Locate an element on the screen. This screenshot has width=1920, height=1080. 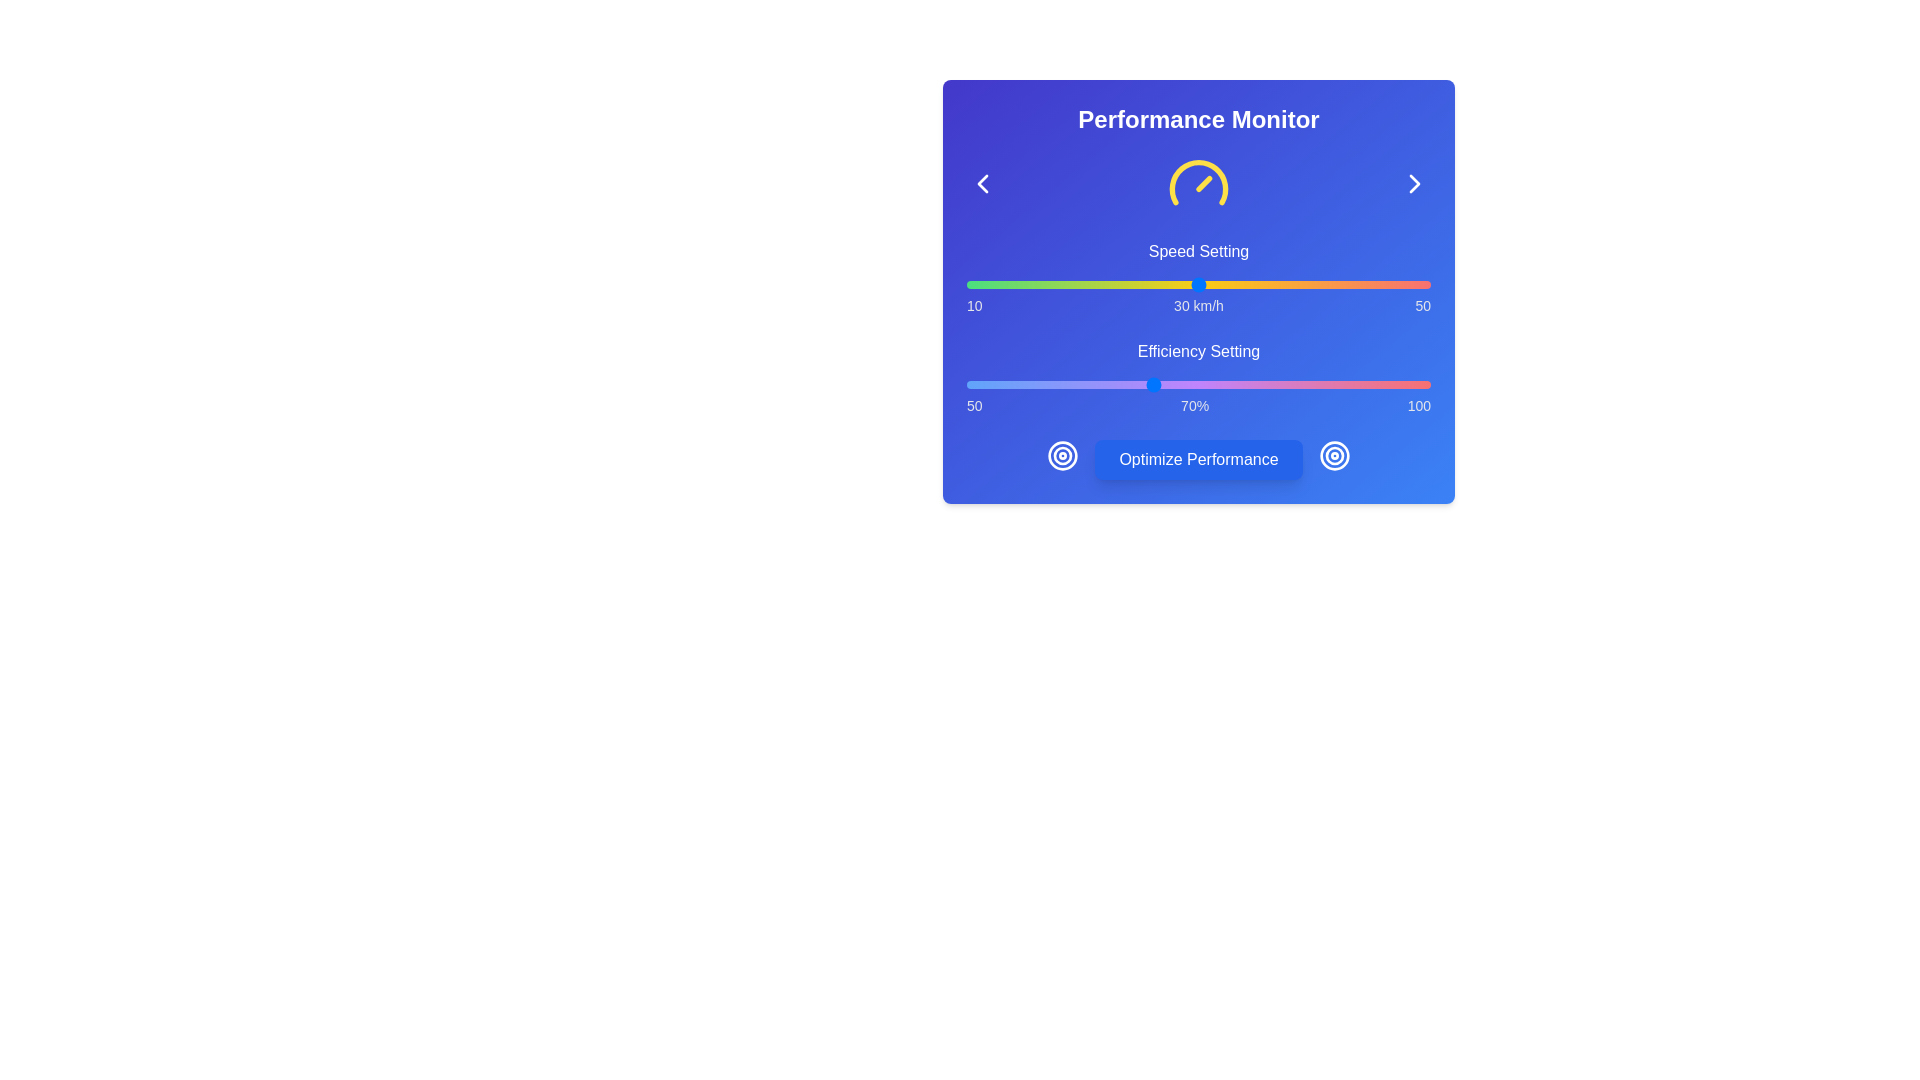
the speed slider to 17 km/h is located at coordinates (1047, 285).